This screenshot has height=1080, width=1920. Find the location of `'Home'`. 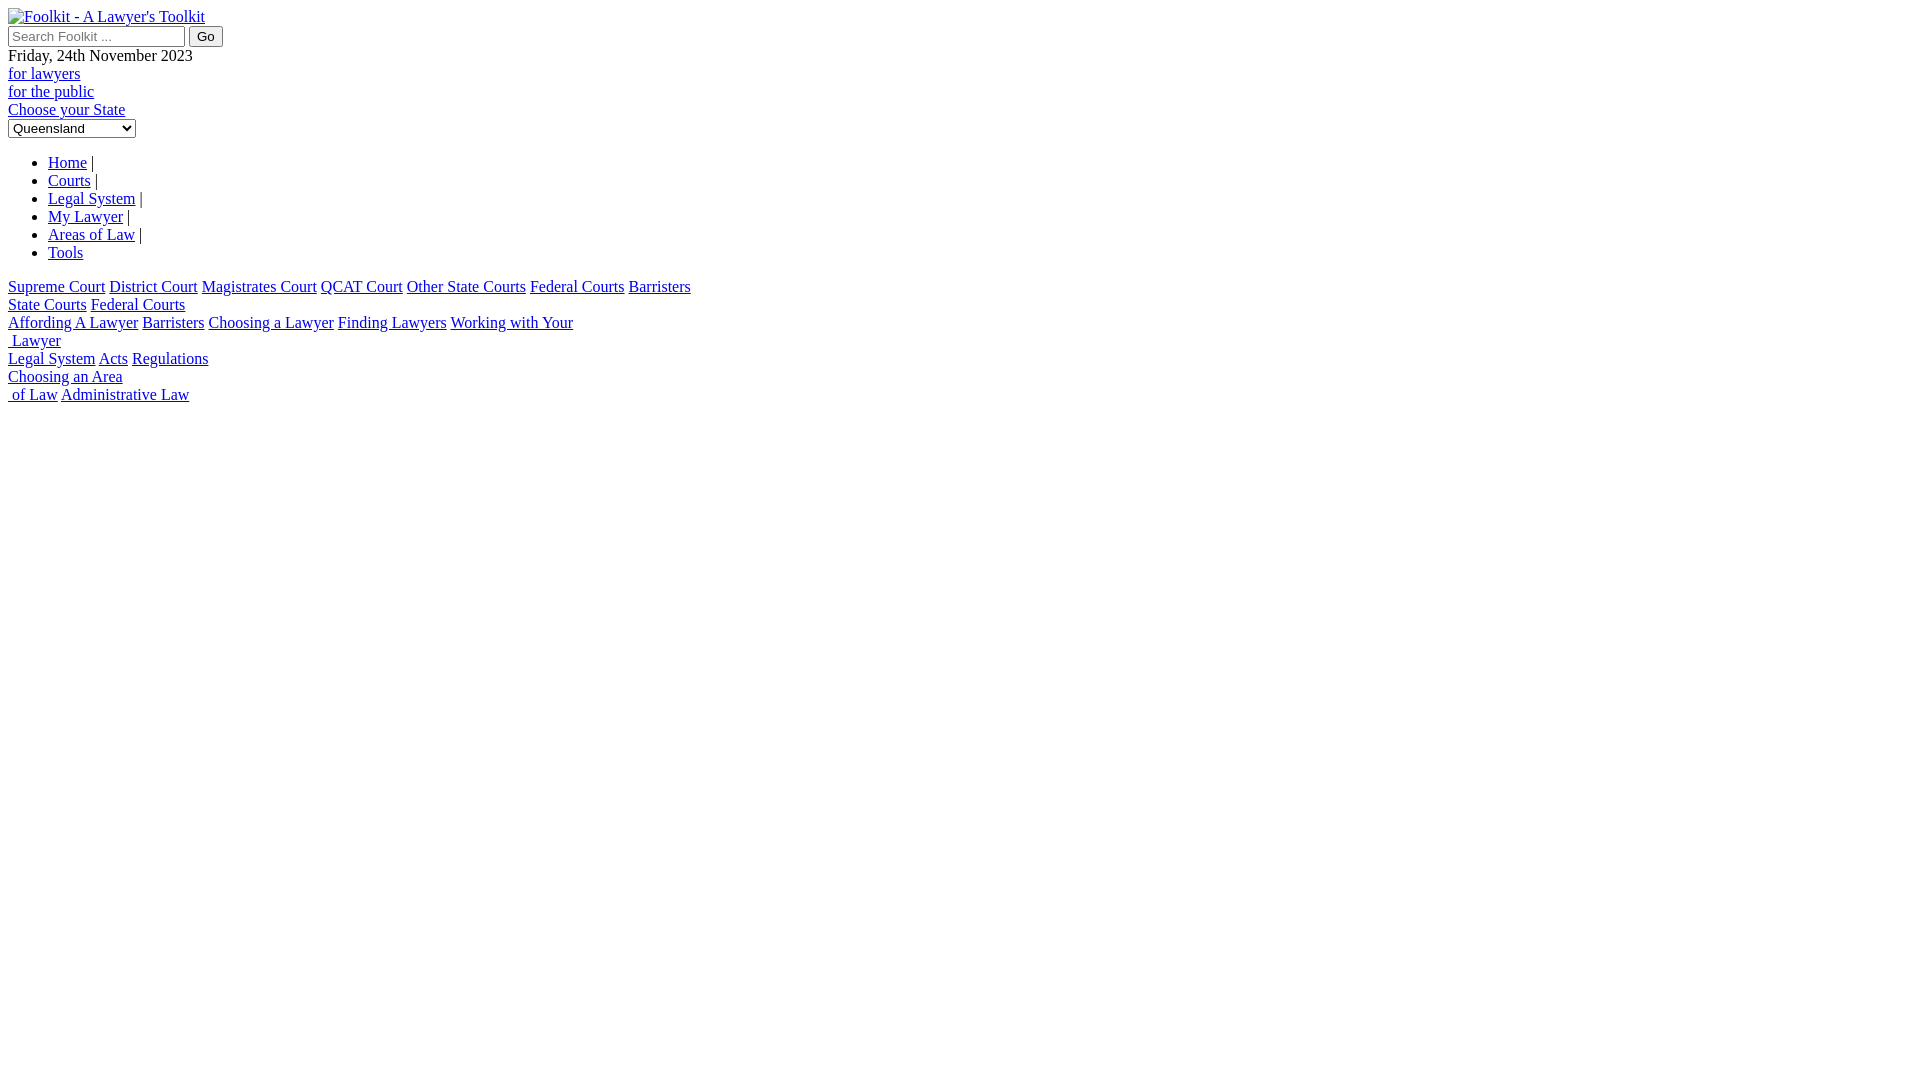

'Home' is located at coordinates (48, 161).